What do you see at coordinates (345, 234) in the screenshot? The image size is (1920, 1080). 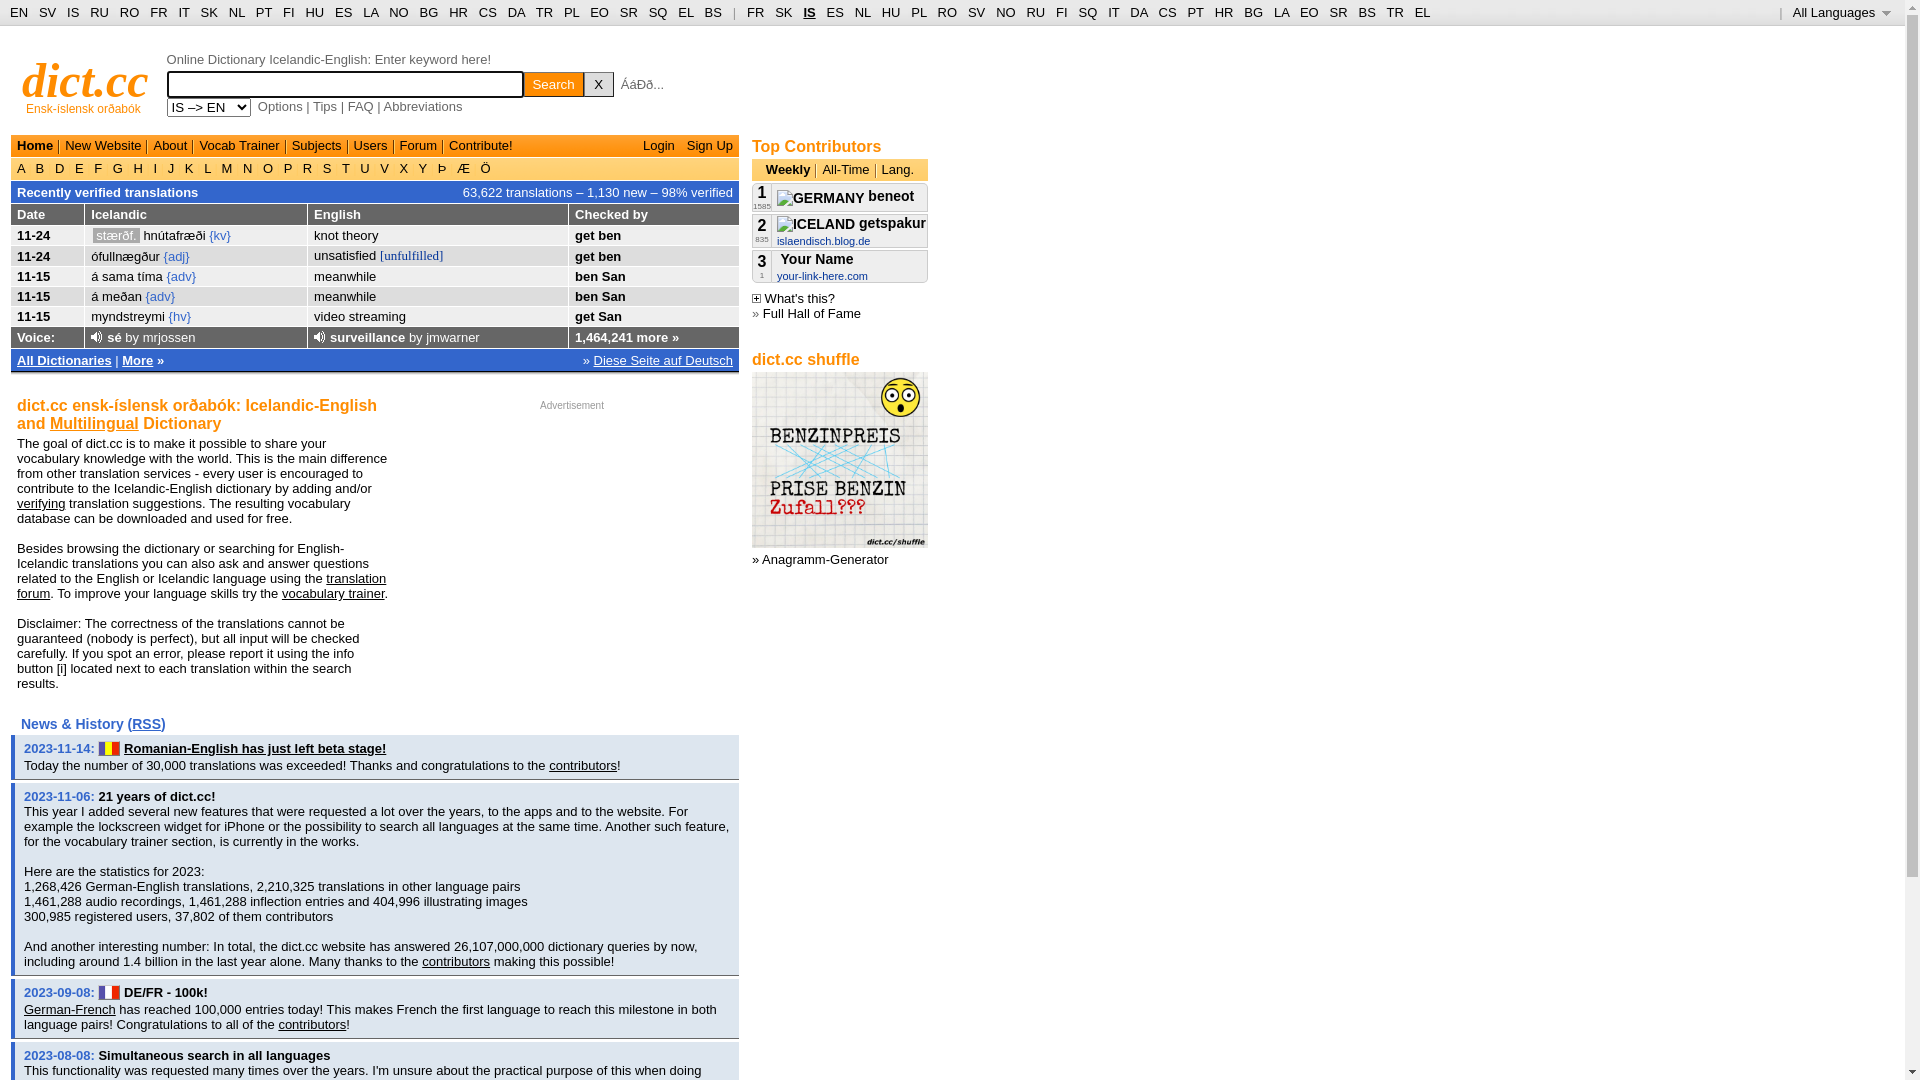 I see `'knot theory'` at bounding box center [345, 234].